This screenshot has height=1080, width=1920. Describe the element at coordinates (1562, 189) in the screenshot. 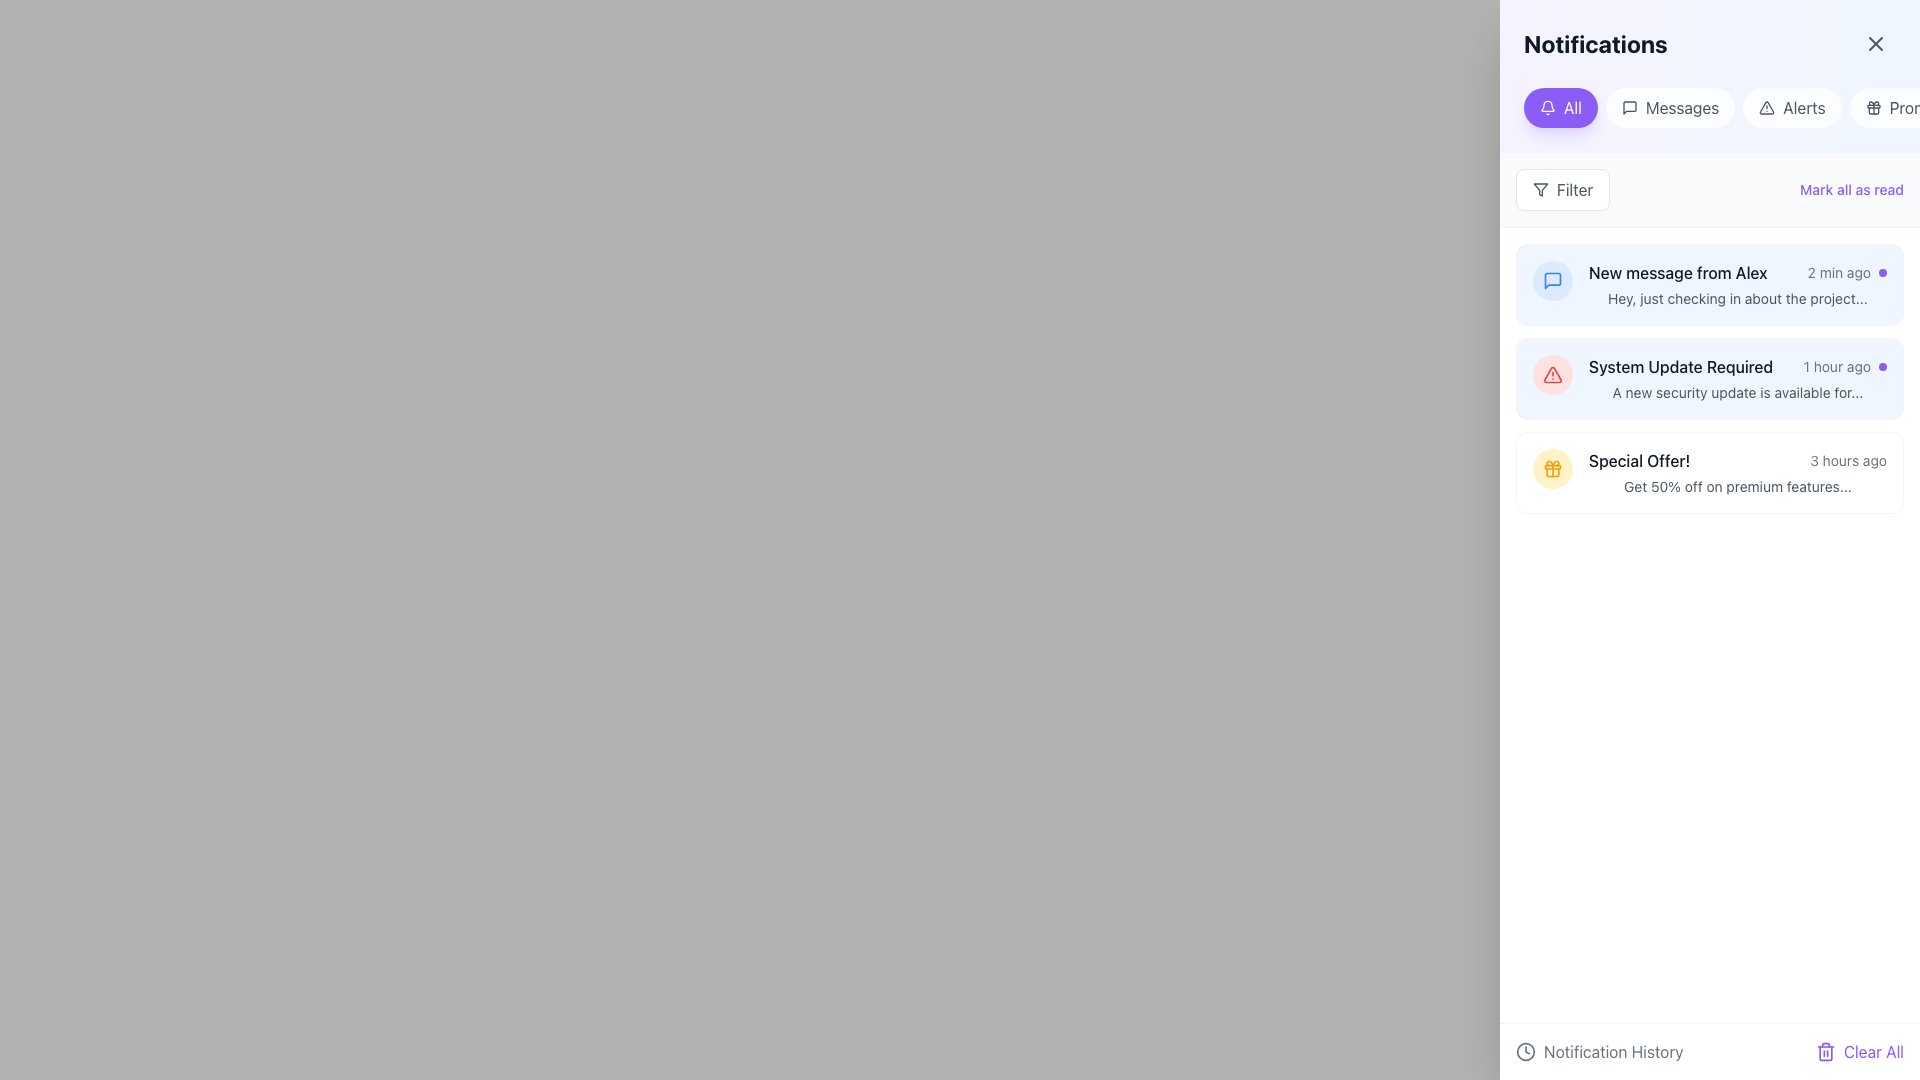

I see `the filter button located to the left of the header row within the notification panel` at that location.